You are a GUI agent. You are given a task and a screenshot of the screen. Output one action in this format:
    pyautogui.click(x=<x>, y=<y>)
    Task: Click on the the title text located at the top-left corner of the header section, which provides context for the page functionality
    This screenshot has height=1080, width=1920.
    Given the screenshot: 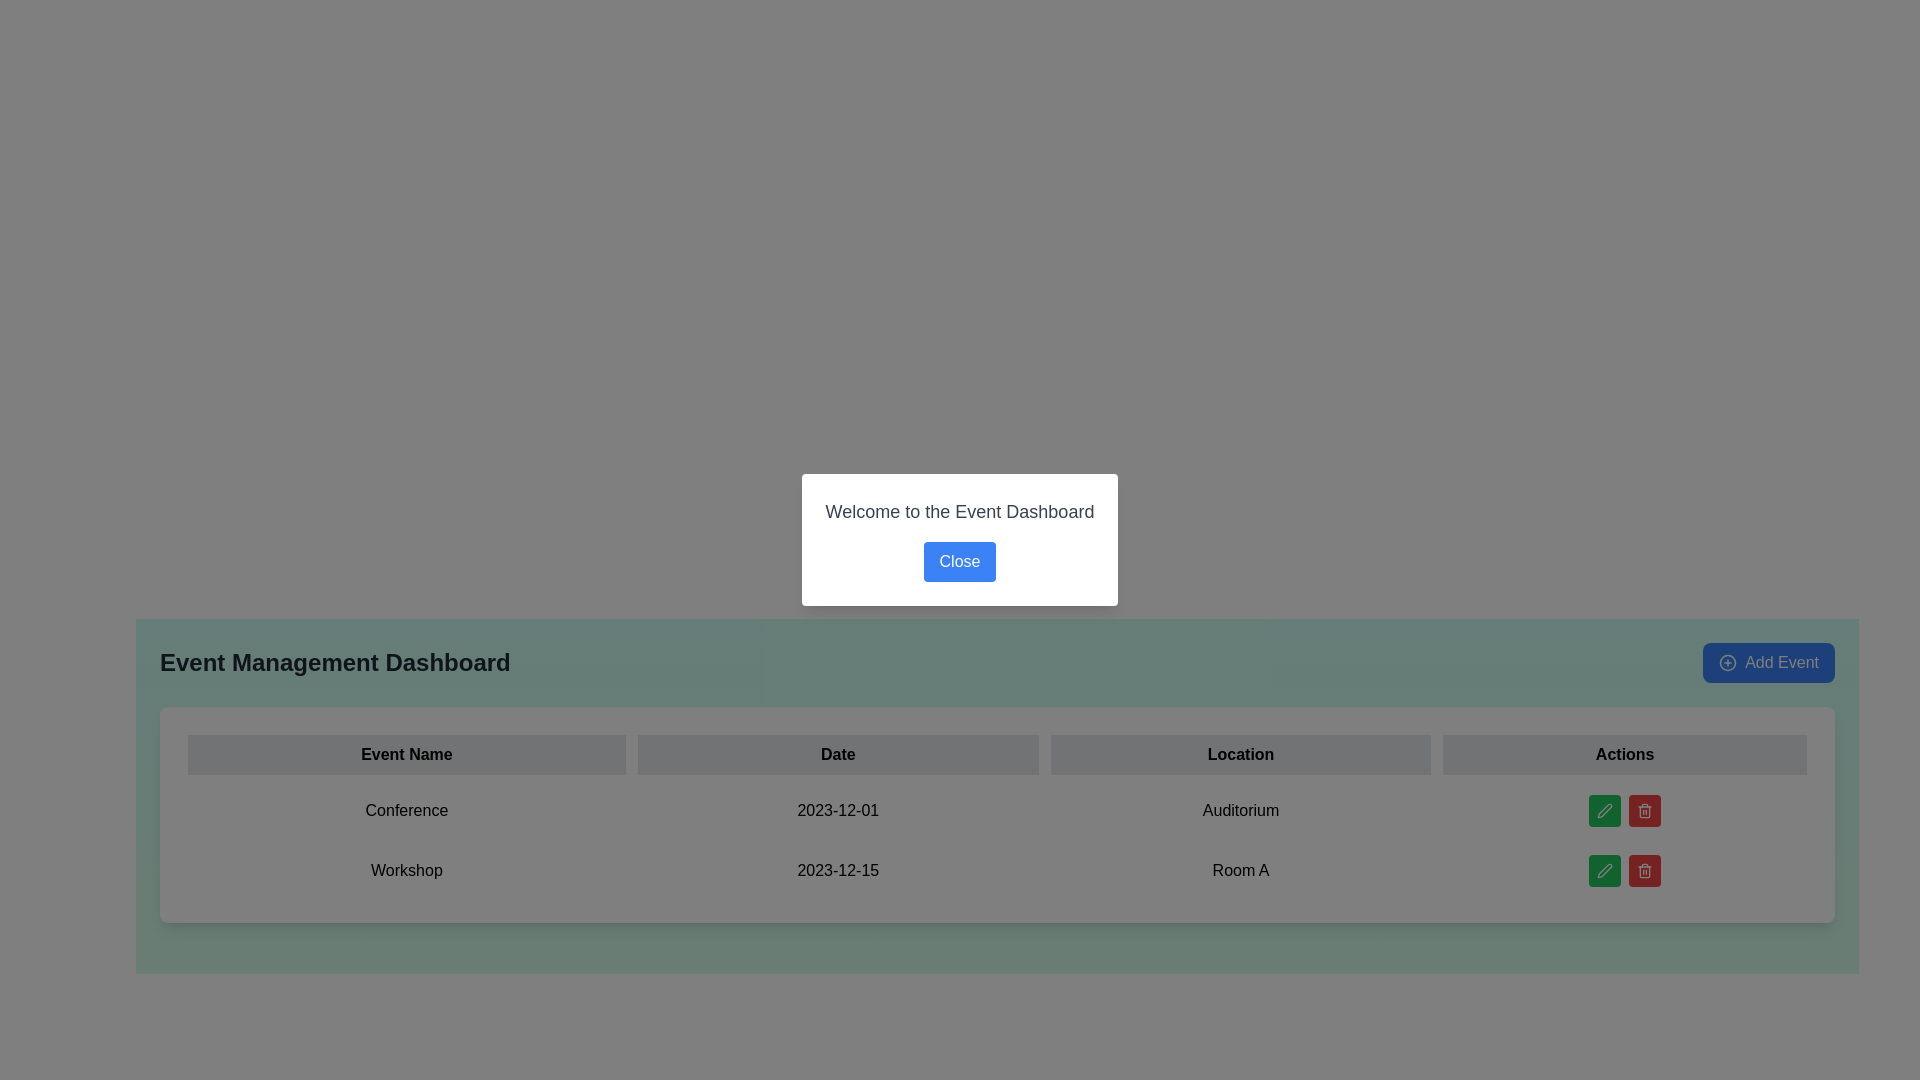 What is the action you would take?
    pyautogui.click(x=335, y=663)
    